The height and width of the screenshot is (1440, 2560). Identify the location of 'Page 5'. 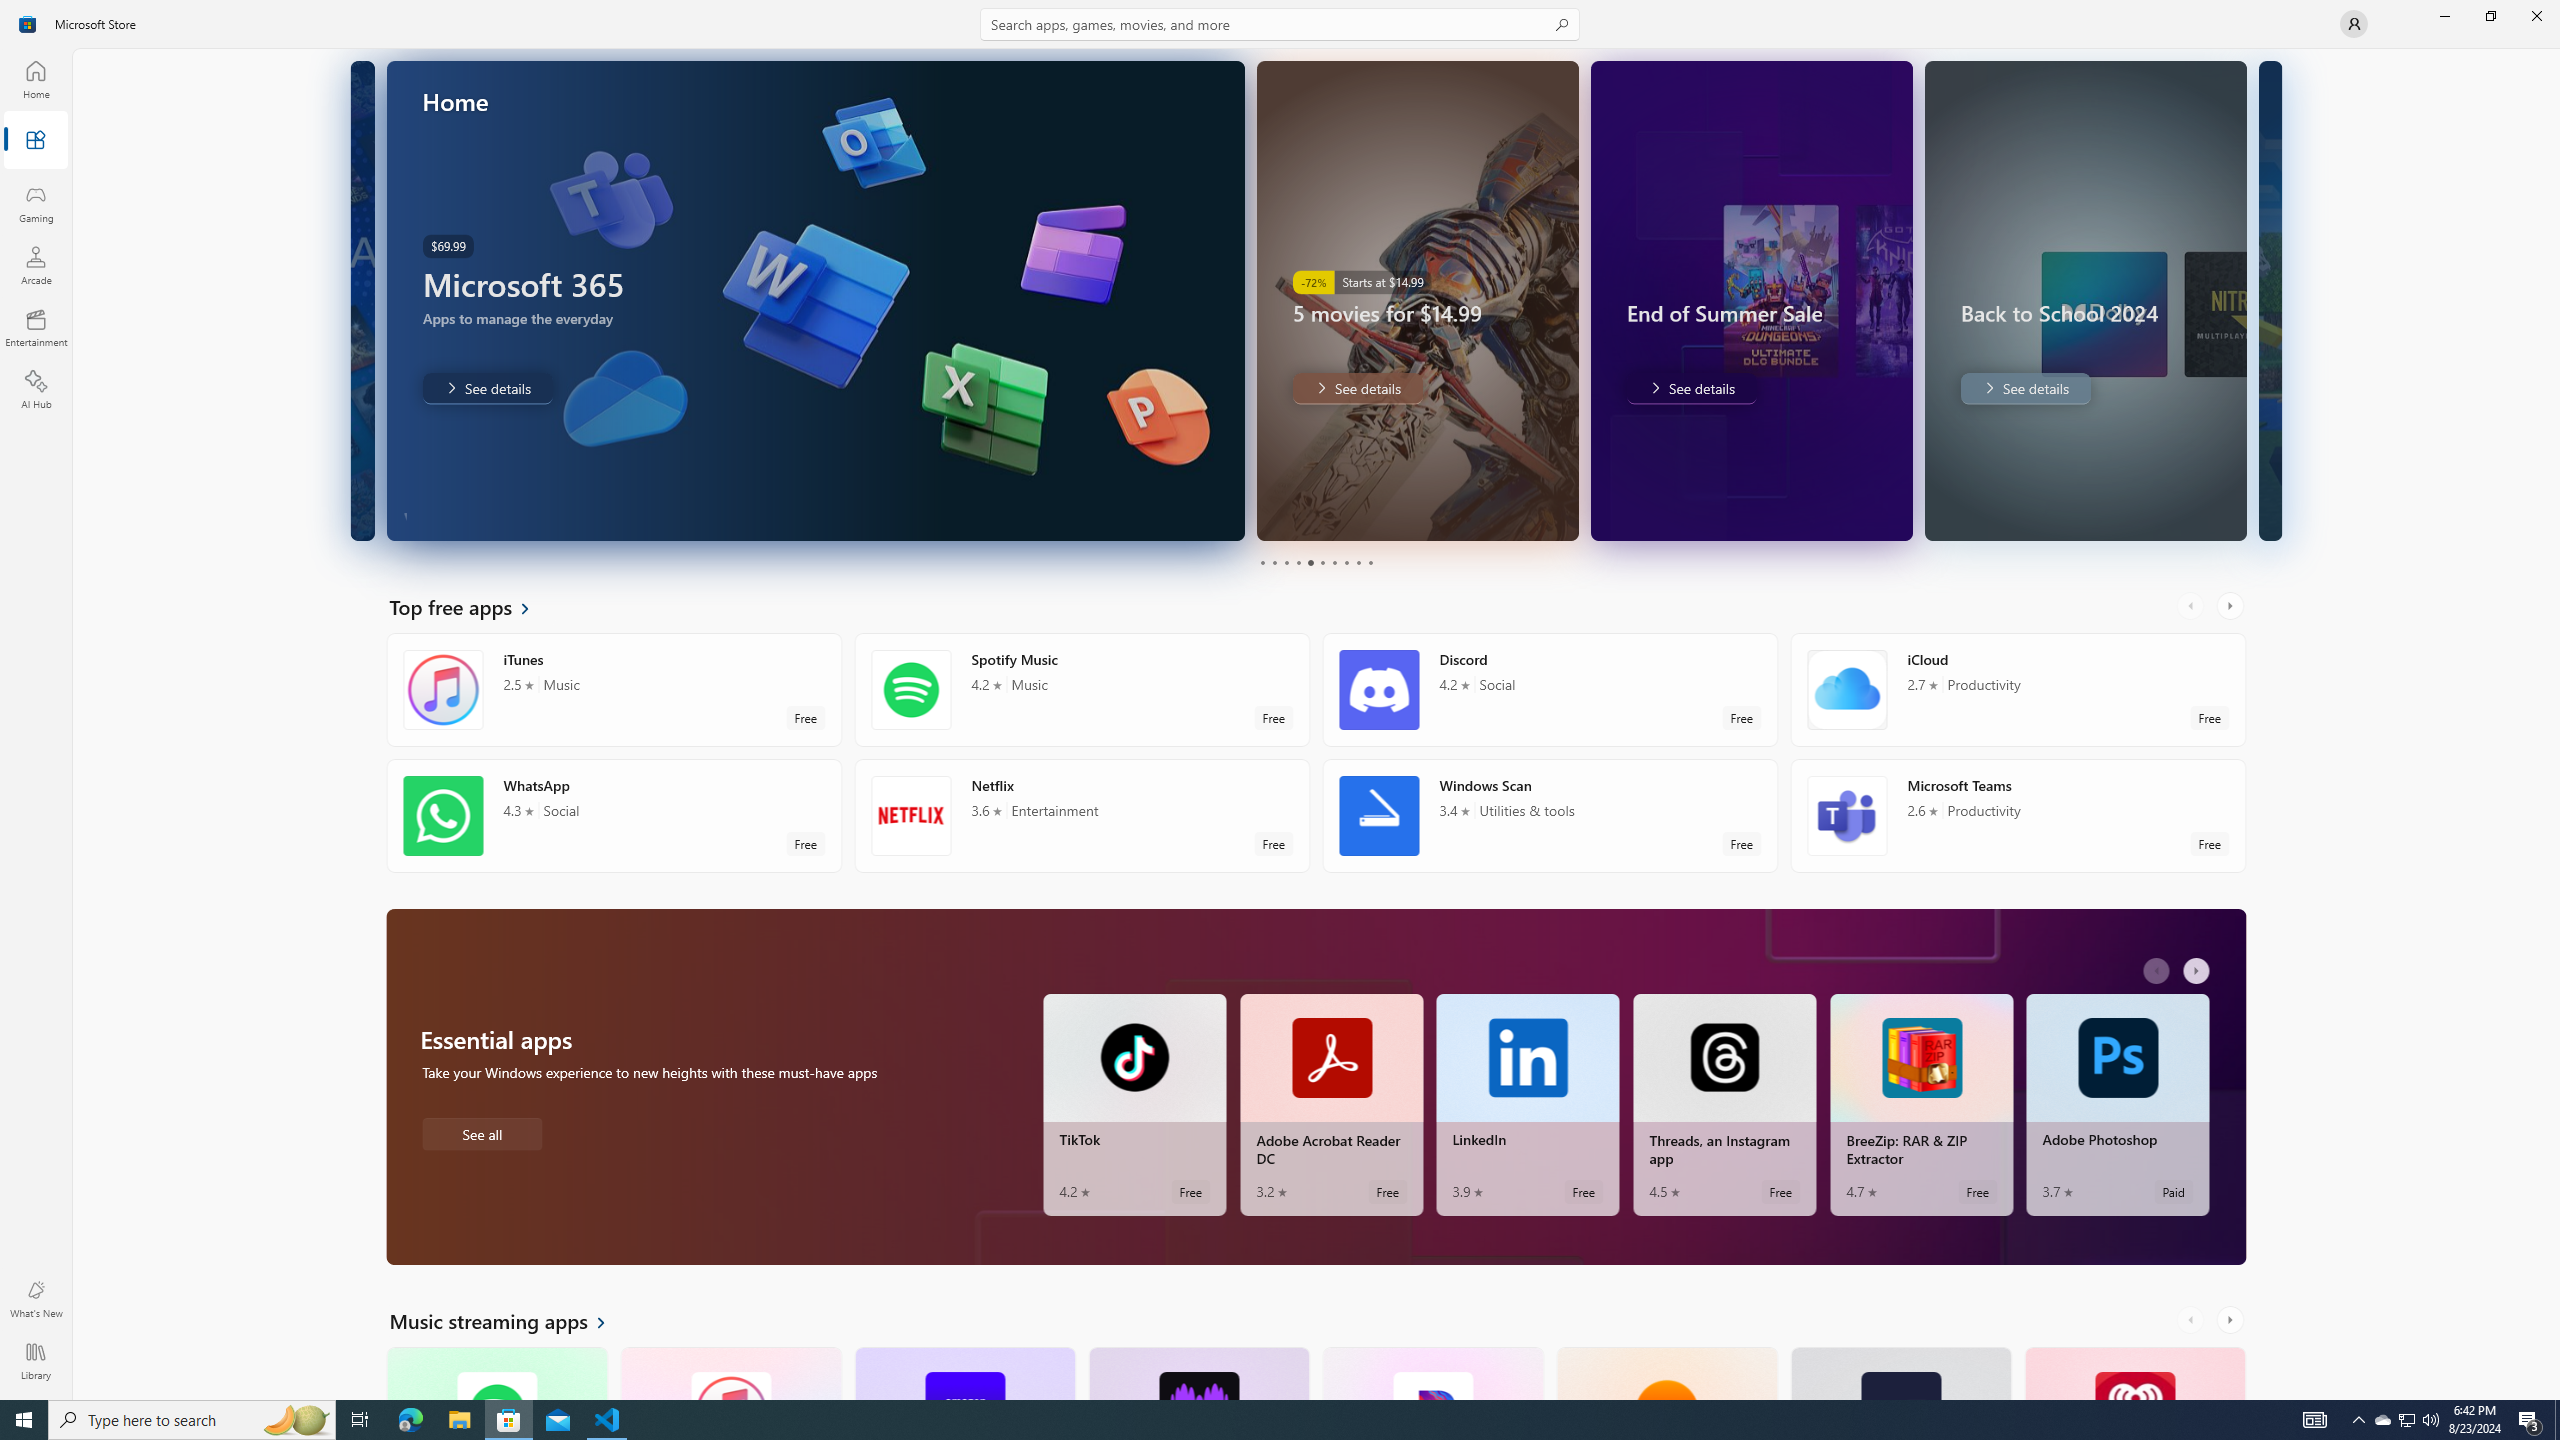
(1308, 562).